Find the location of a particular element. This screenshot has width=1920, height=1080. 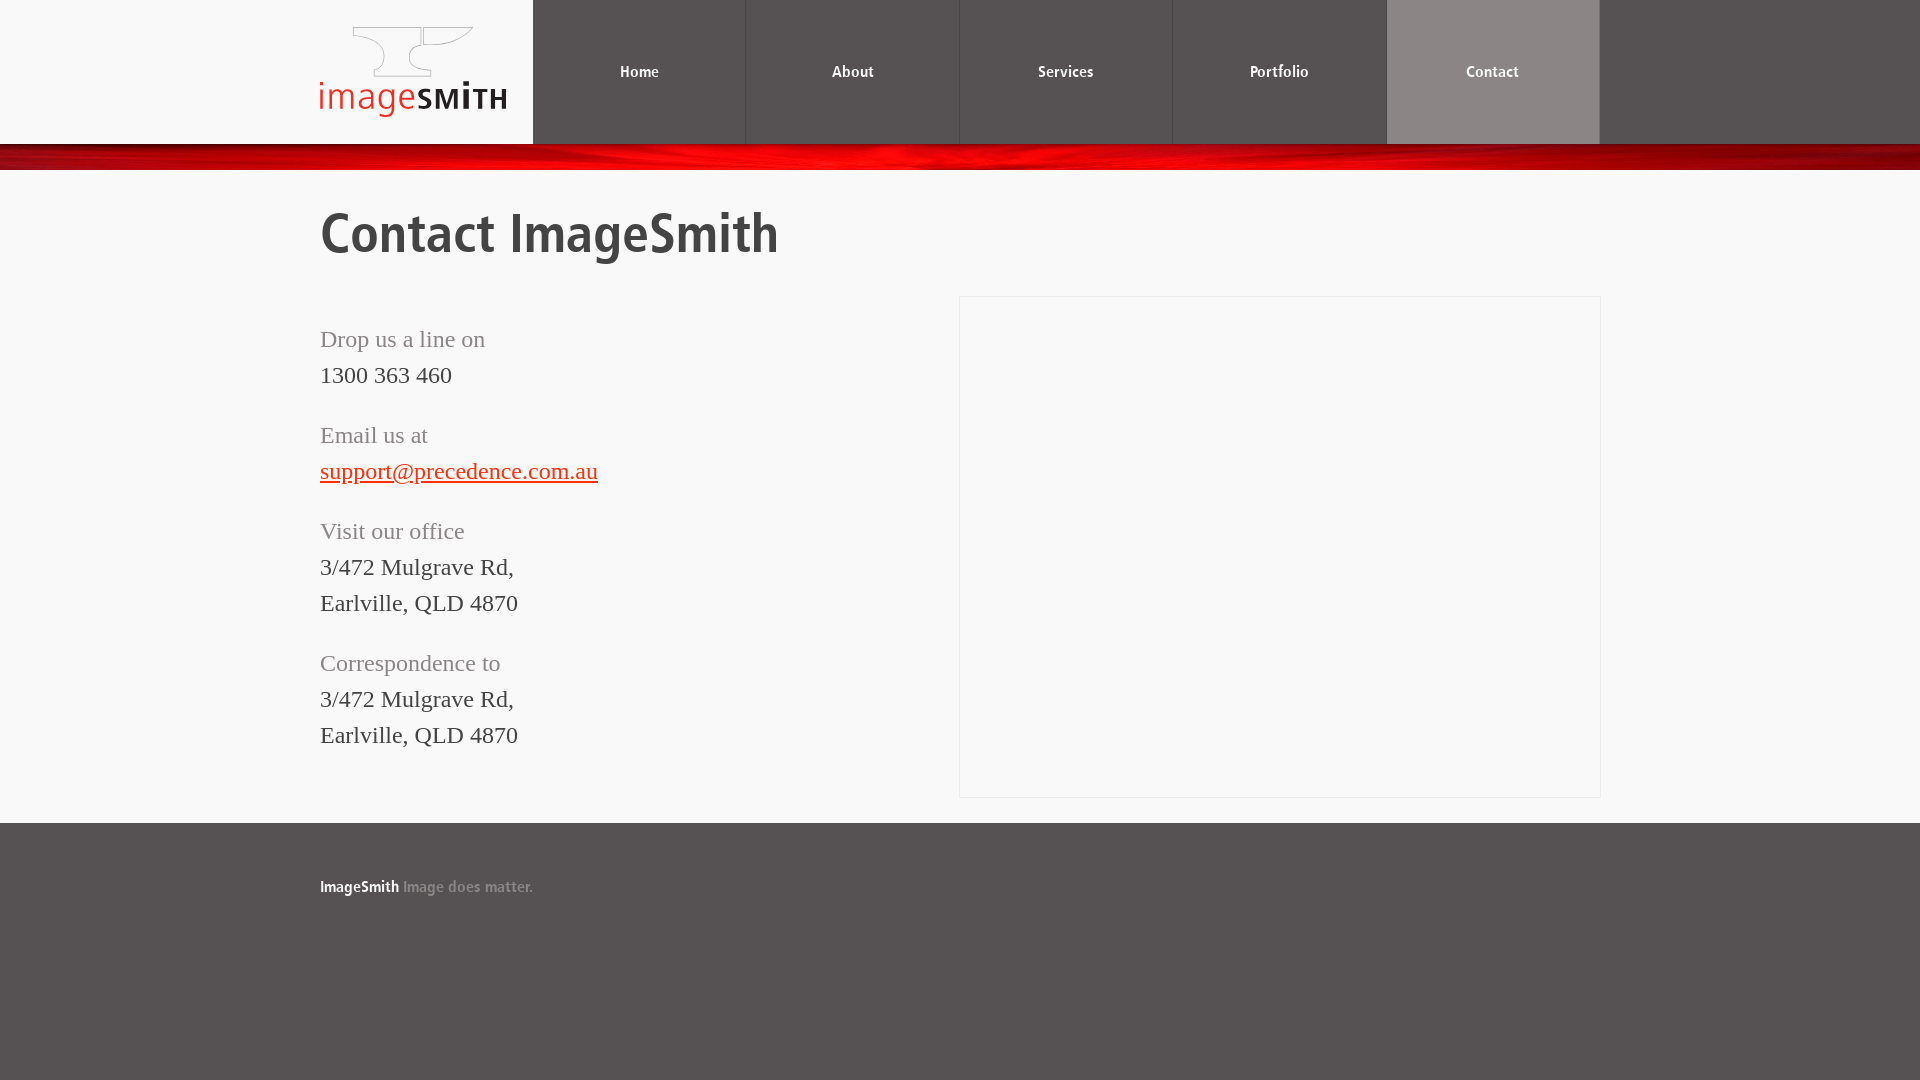

'Home' is located at coordinates (638, 71).